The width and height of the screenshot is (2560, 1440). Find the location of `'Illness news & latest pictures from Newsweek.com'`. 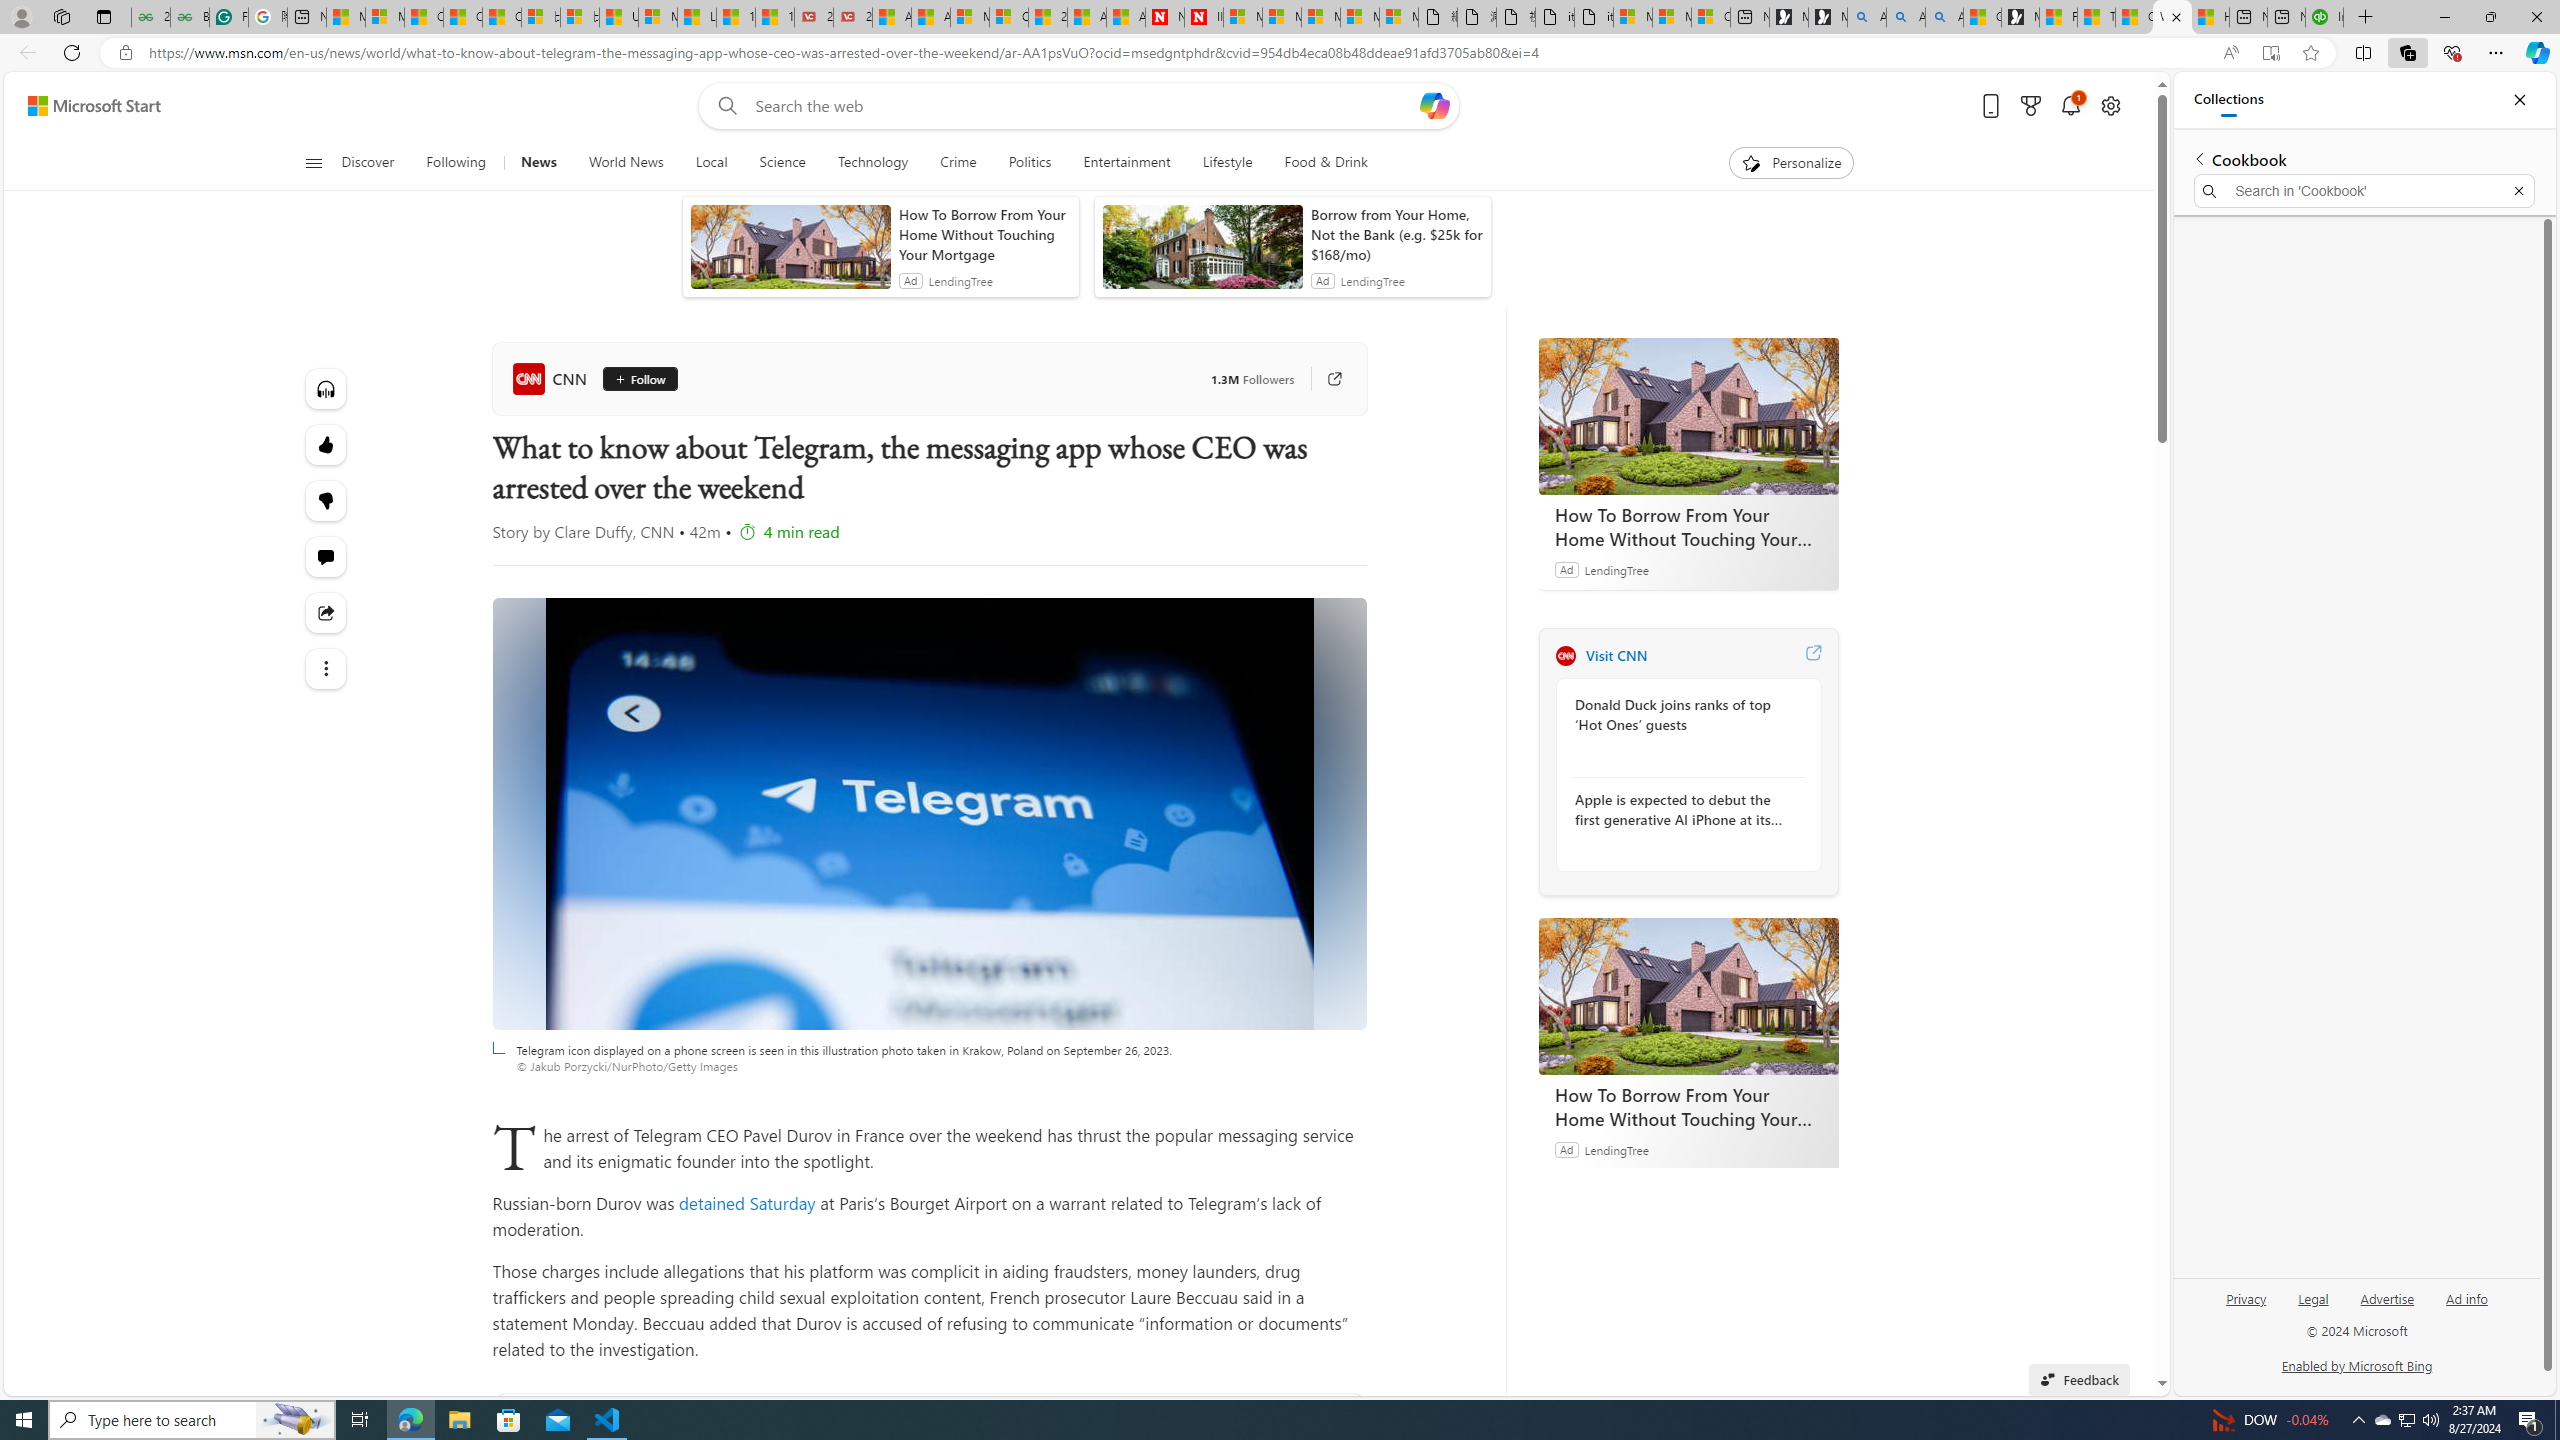

'Illness news & latest pictures from Newsweek.com' is located at coordinates (1202, 16).